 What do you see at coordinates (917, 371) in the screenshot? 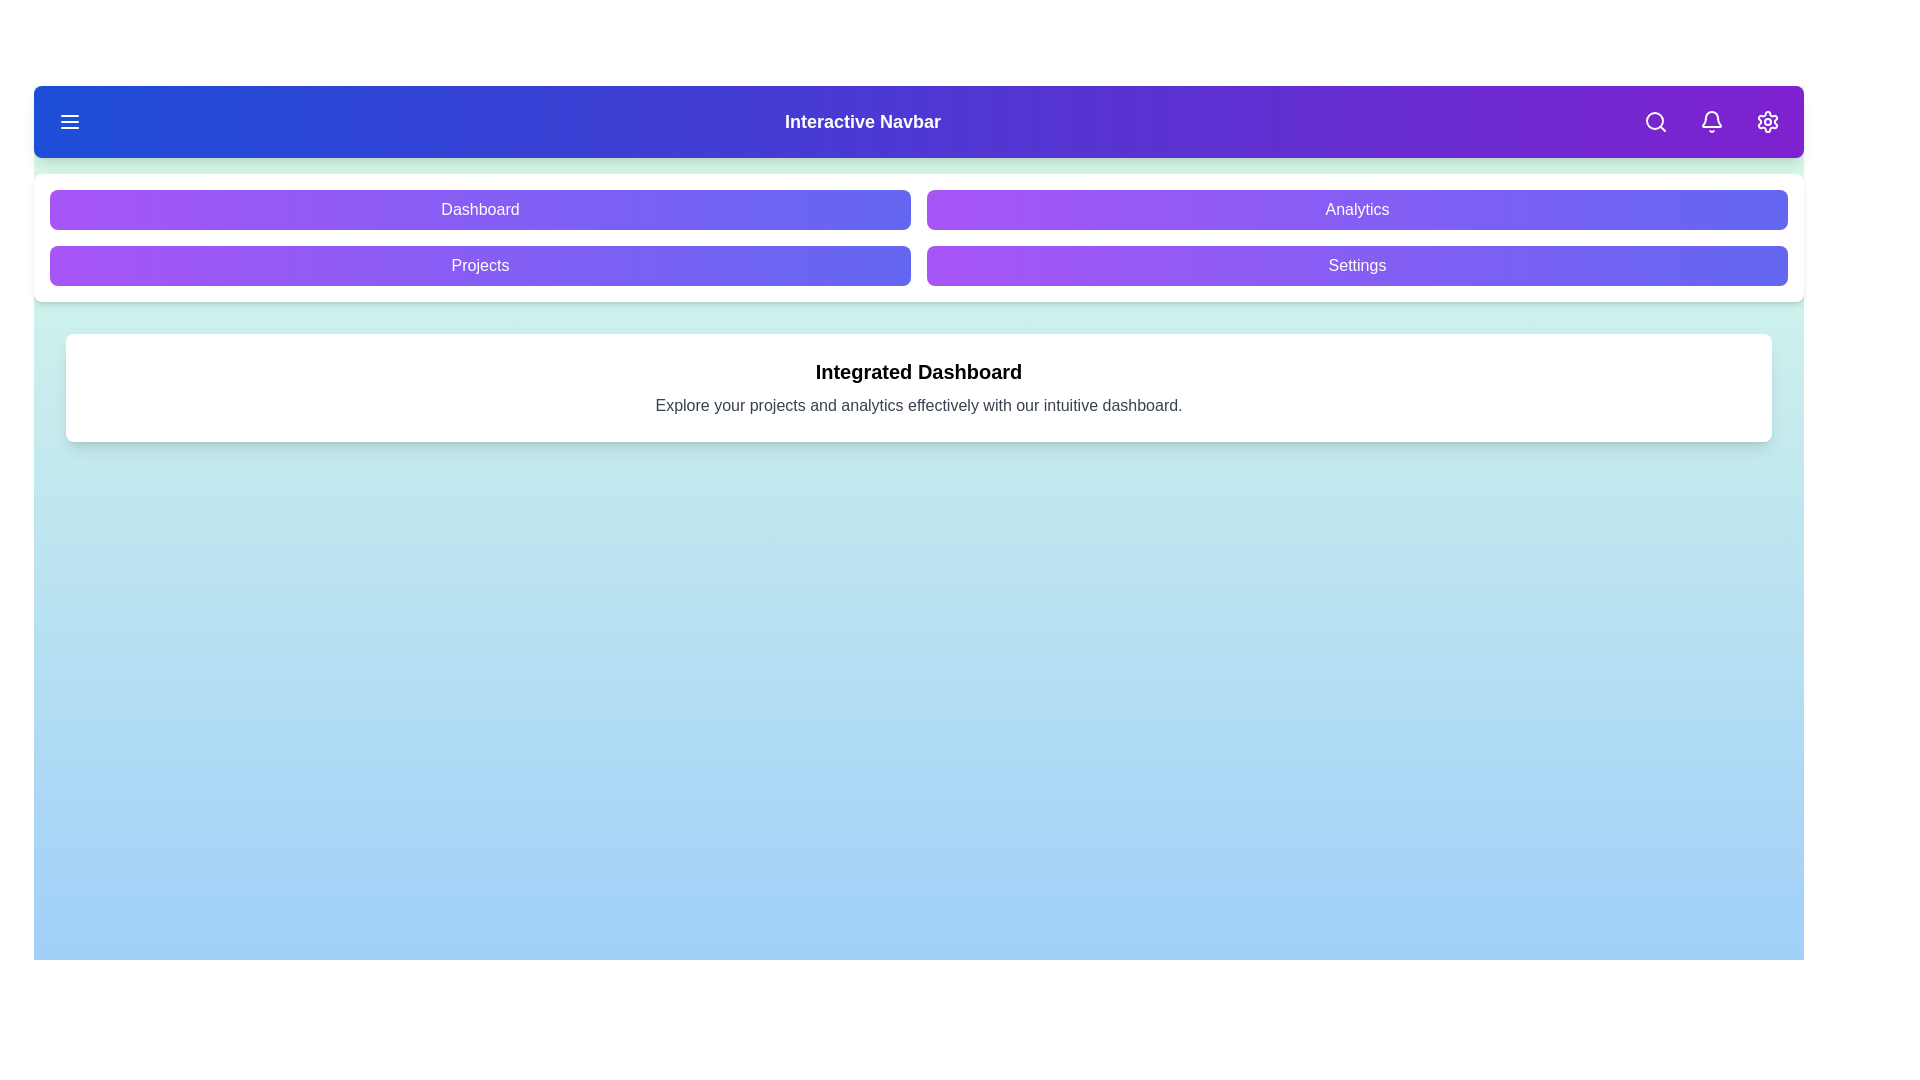
I see `the text in the 'Integrated Dashboard' section` at bounding box center [917, 371].